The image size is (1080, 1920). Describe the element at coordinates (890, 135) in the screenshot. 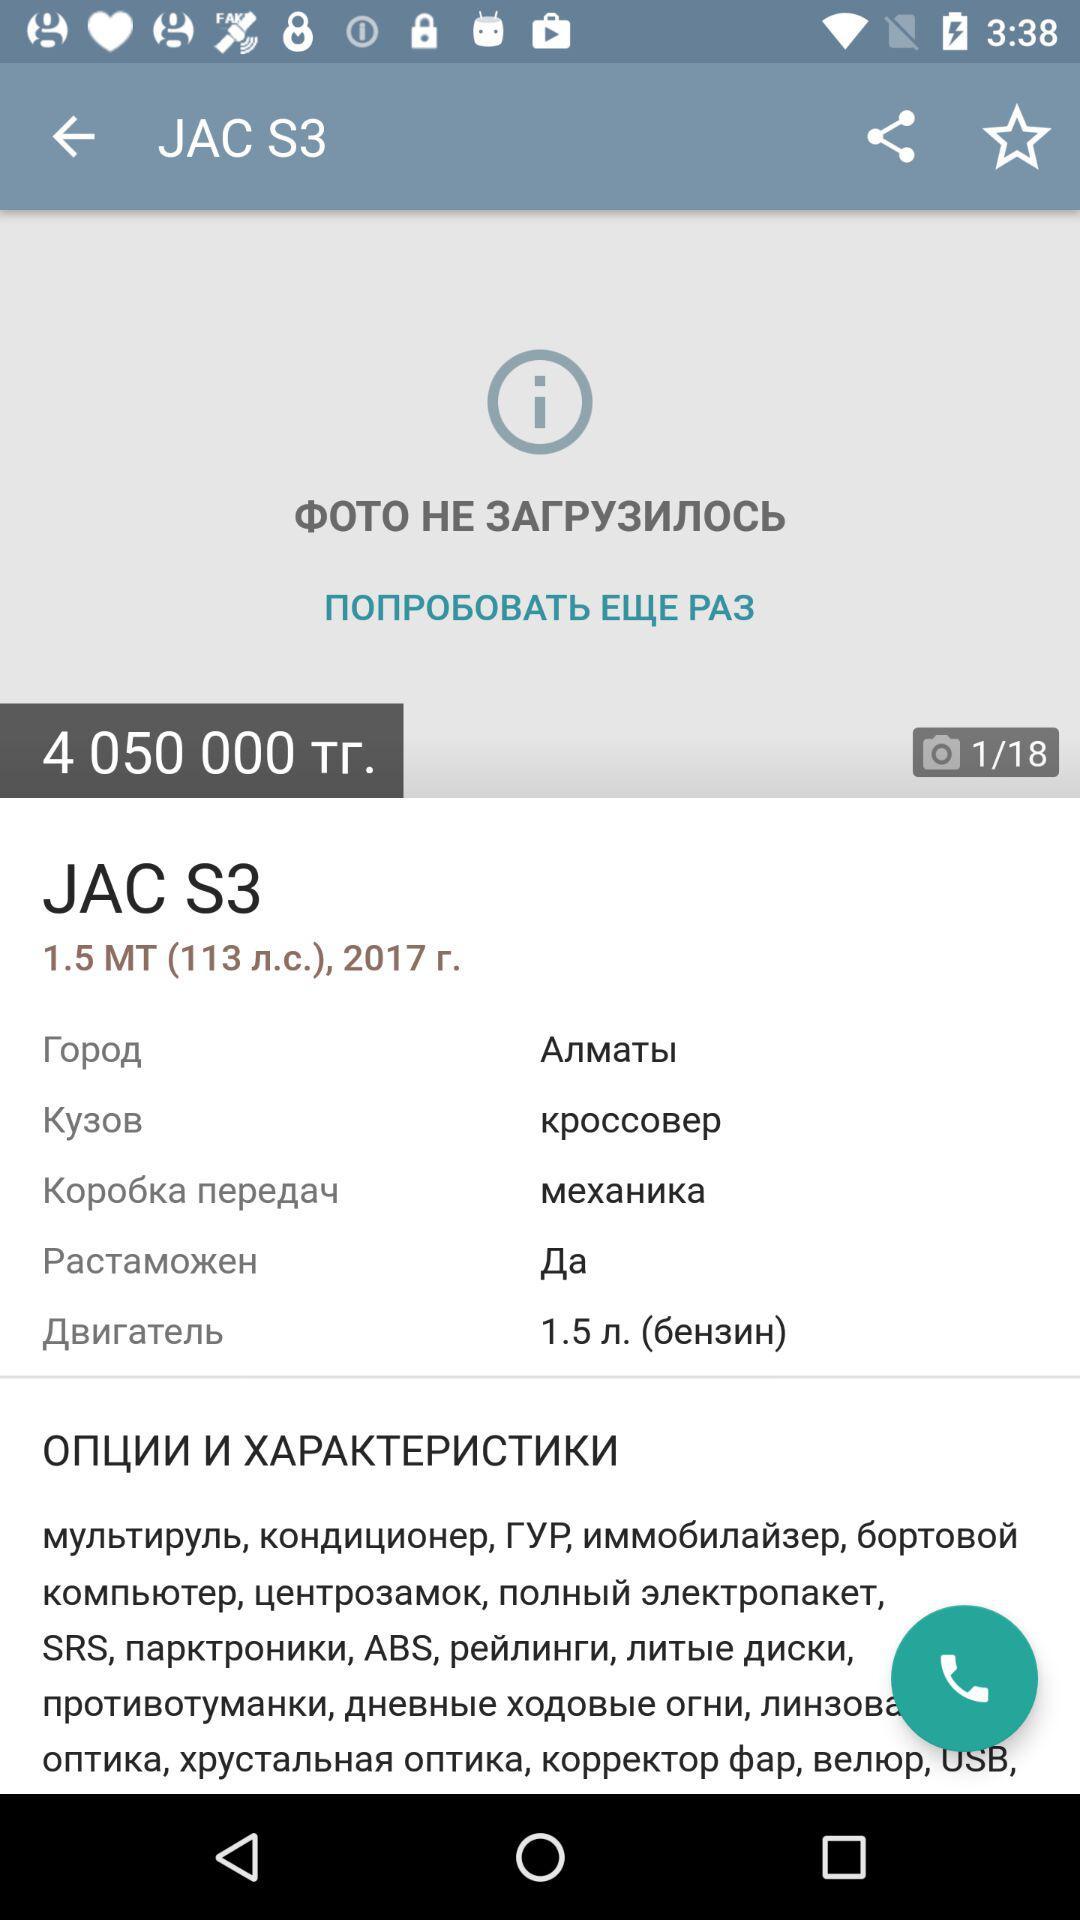

I see `the app to the right of jac s3 icon` at that location.